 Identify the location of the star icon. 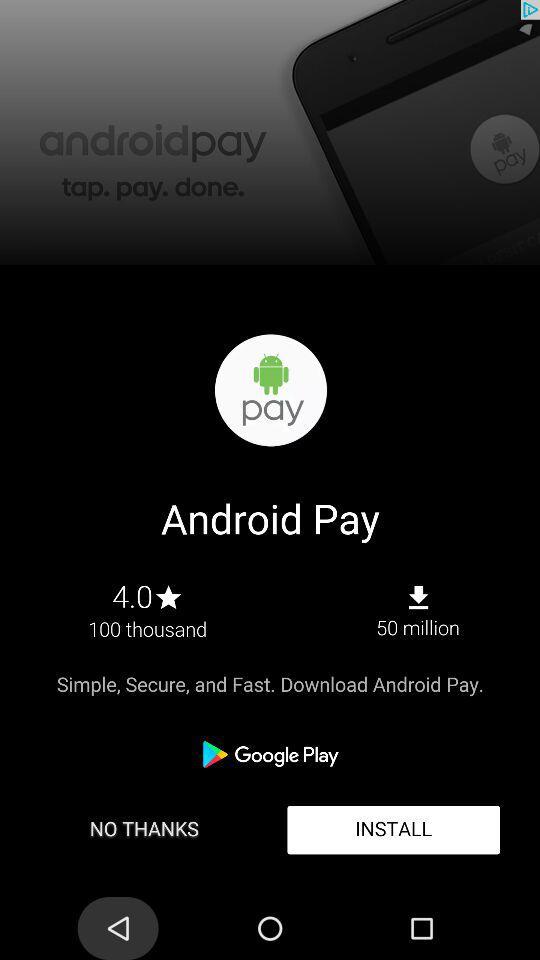
(64, 893).